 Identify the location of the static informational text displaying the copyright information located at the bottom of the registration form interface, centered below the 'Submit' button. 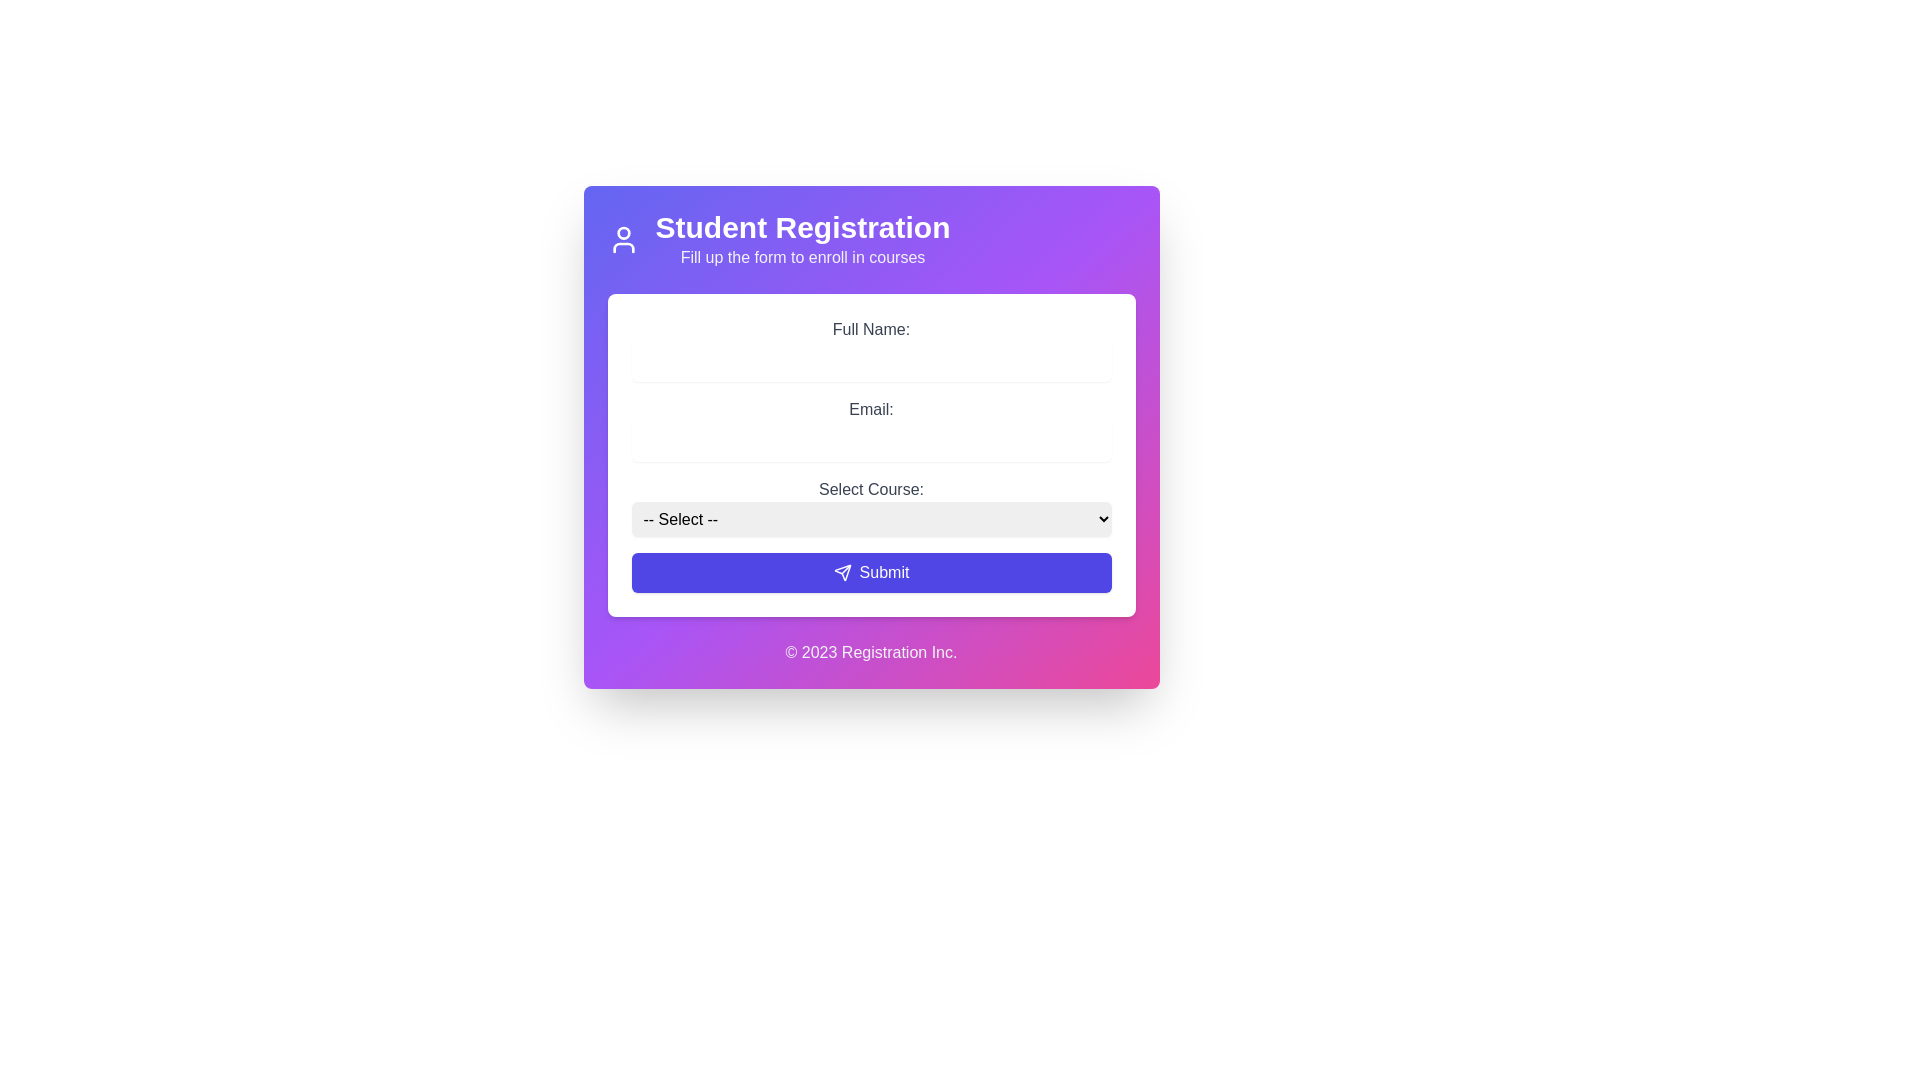
(871, 652).